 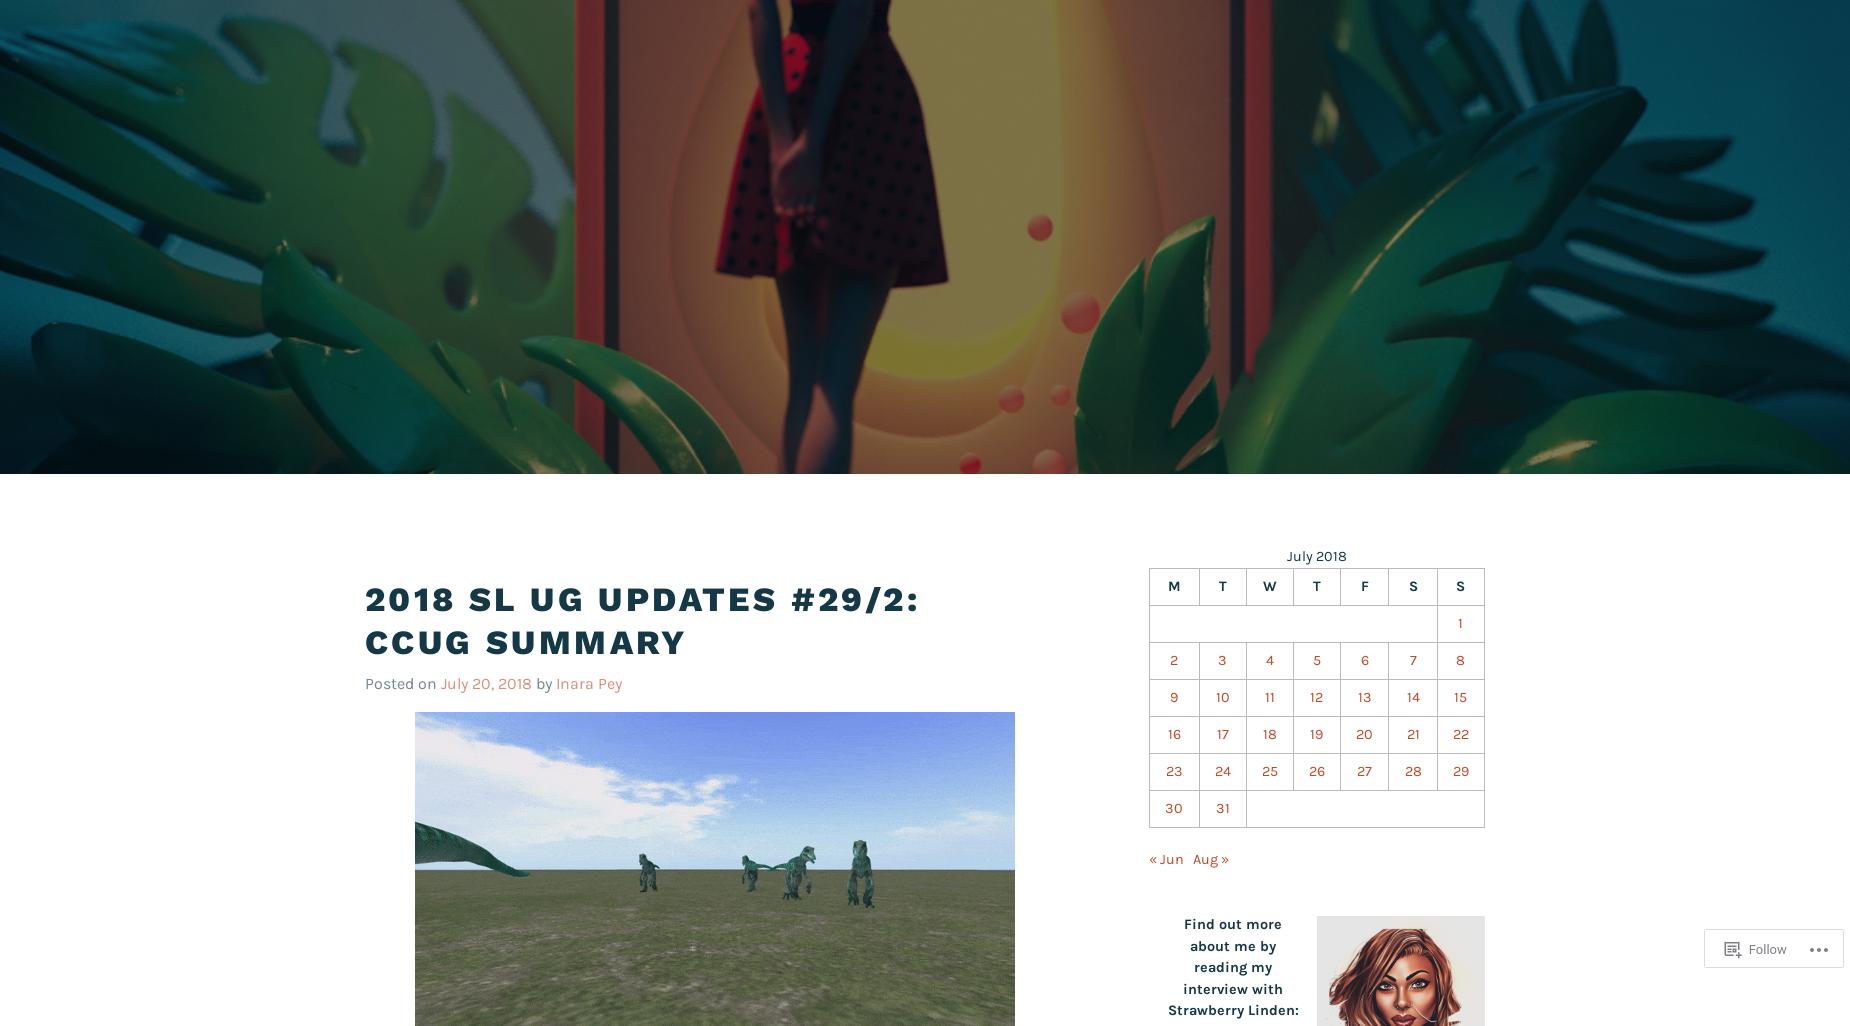 What do you see at coordinates (1220, 806) in the screenshot?
I see `'31'` at bounding box center [1220, 806].